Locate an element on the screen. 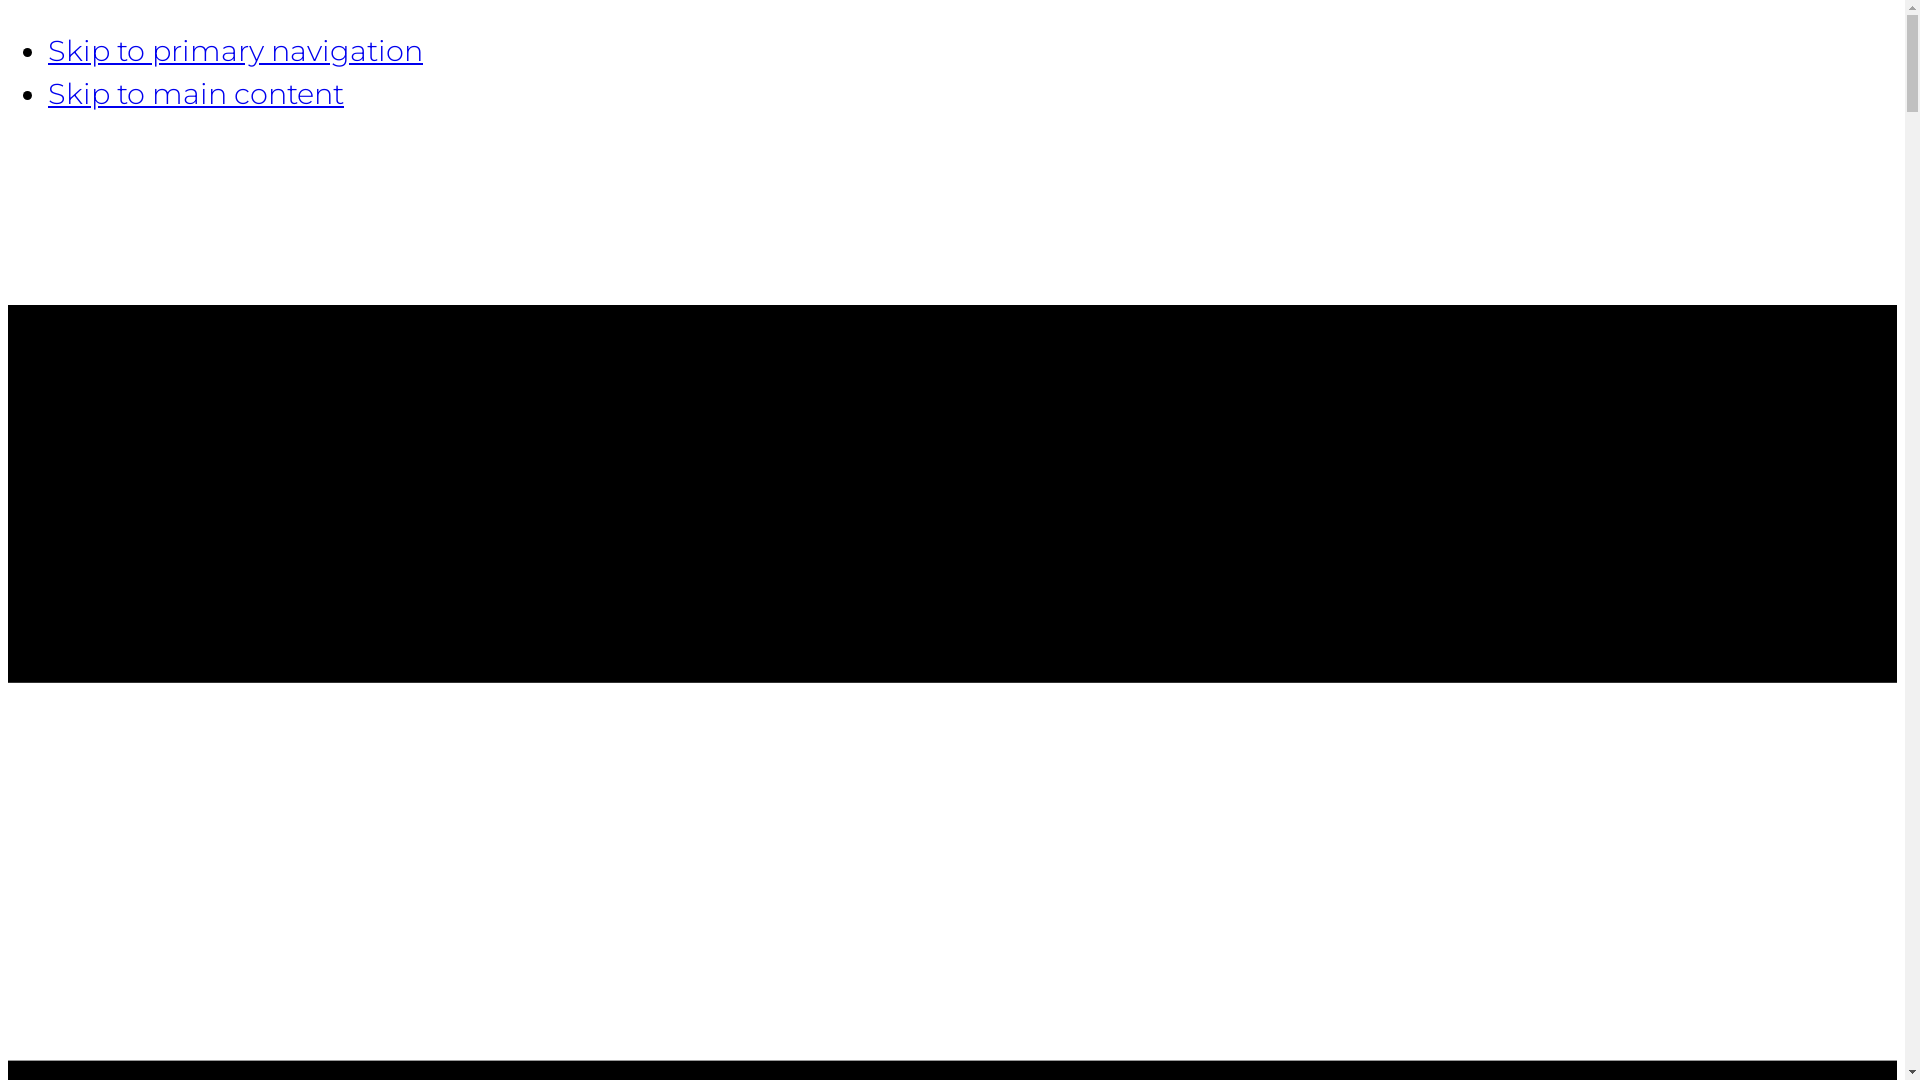  'Skip to primary navigation' is located at coordinates (235, 49).